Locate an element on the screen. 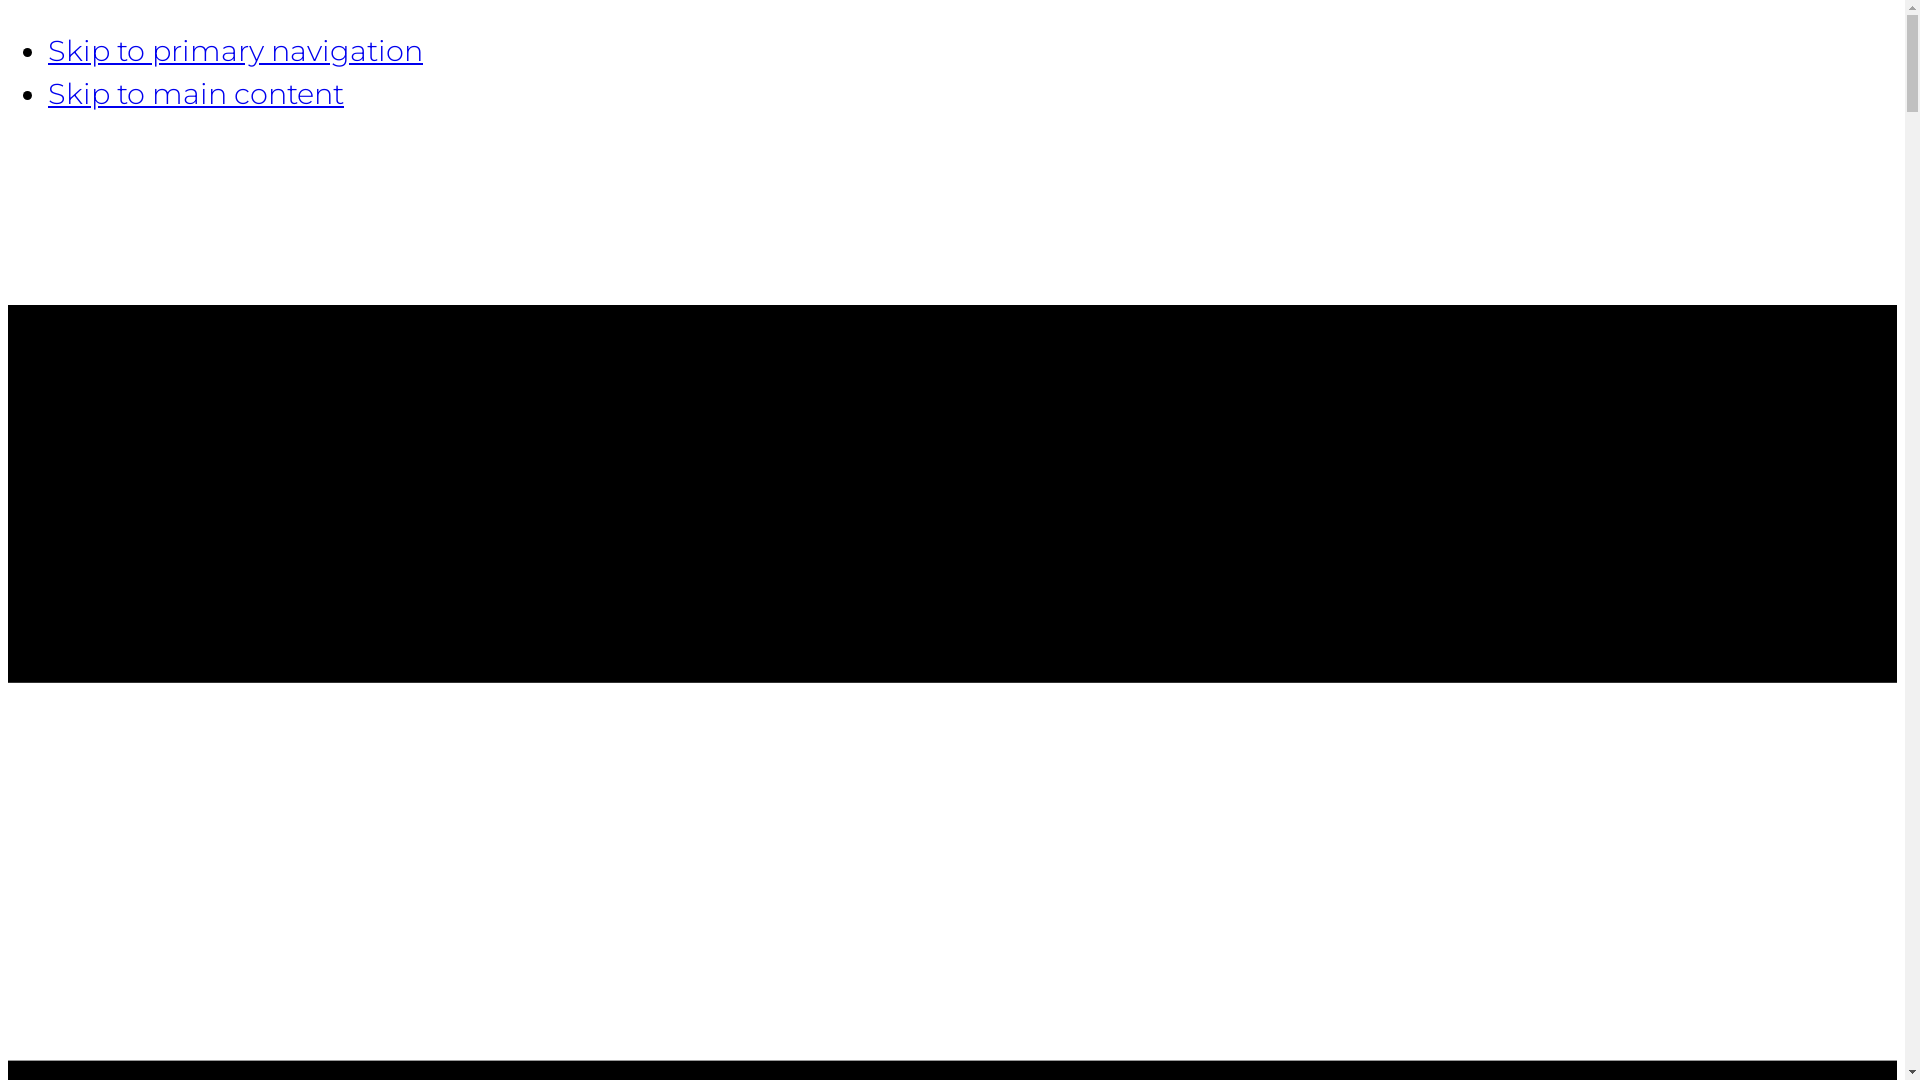  'Skip to primary navigation' is located at coordinates (235, 49).